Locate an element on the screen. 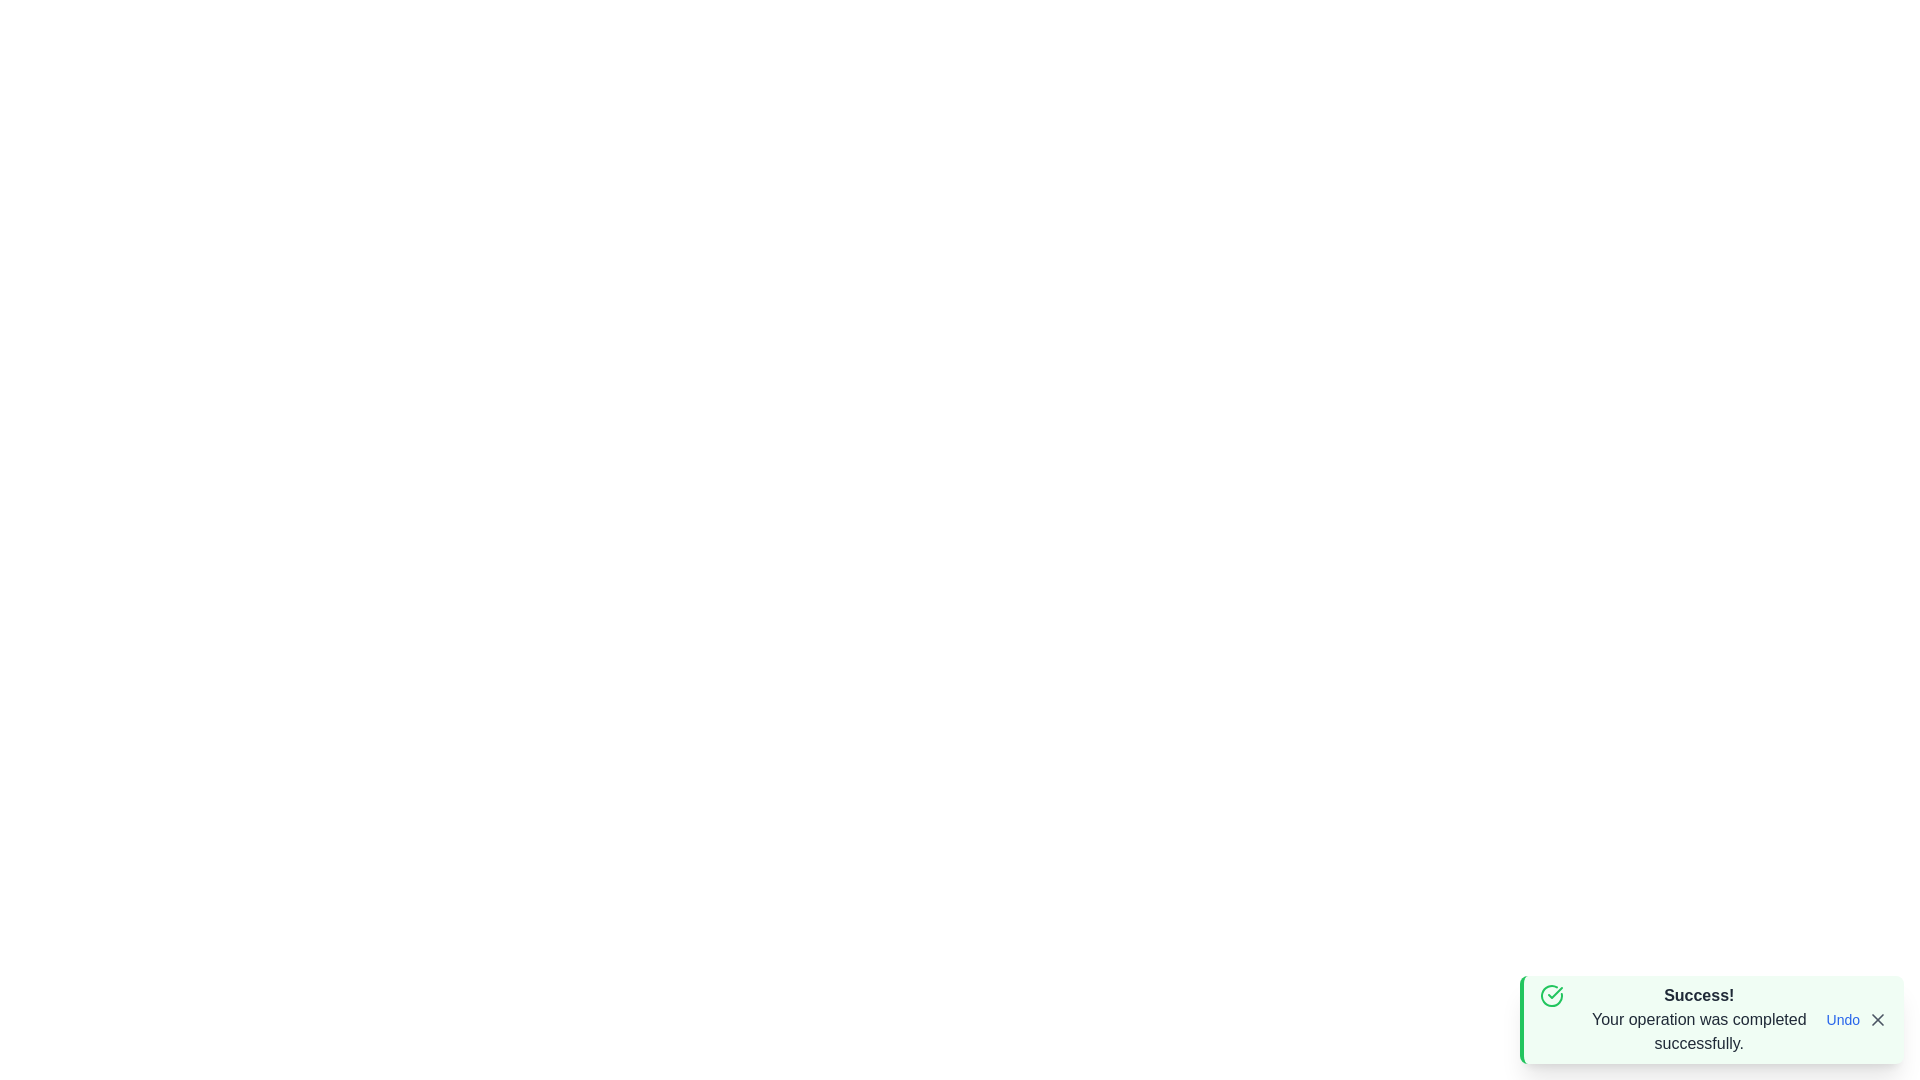 The image size is (1920, 1080). the undo button is located at coordinates (1842, 1019).